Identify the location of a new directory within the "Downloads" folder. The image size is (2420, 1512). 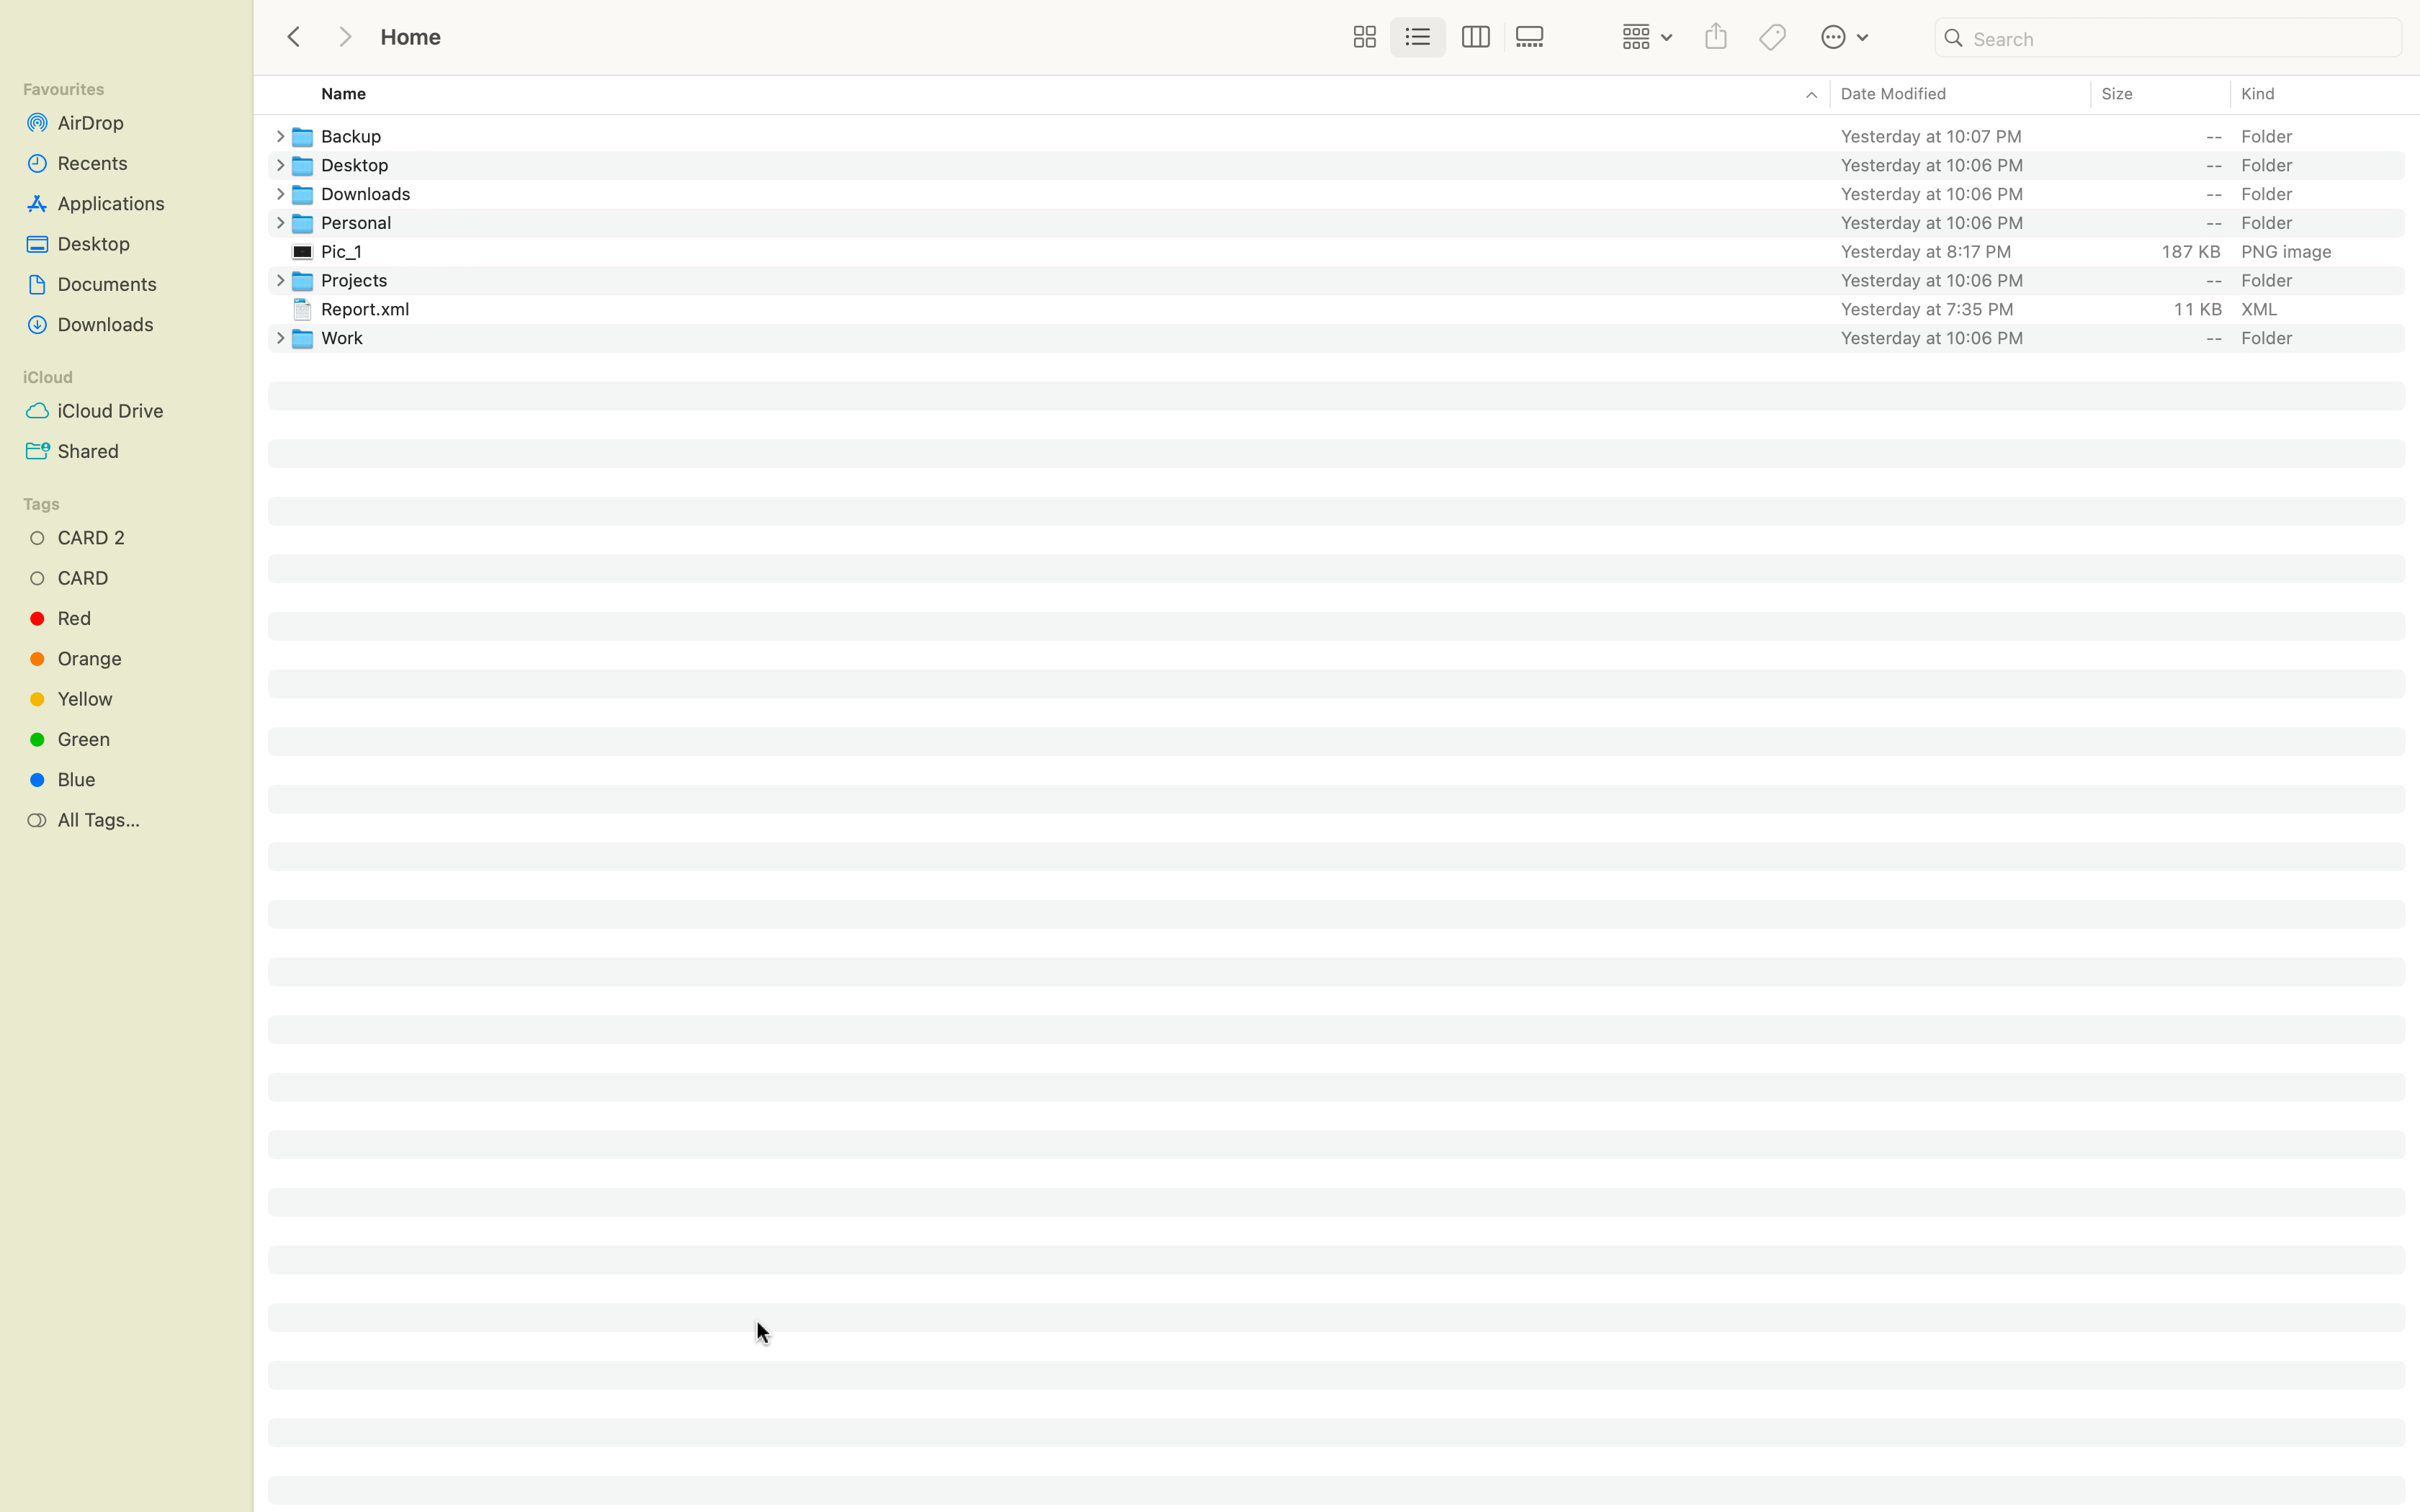
(275, 194).